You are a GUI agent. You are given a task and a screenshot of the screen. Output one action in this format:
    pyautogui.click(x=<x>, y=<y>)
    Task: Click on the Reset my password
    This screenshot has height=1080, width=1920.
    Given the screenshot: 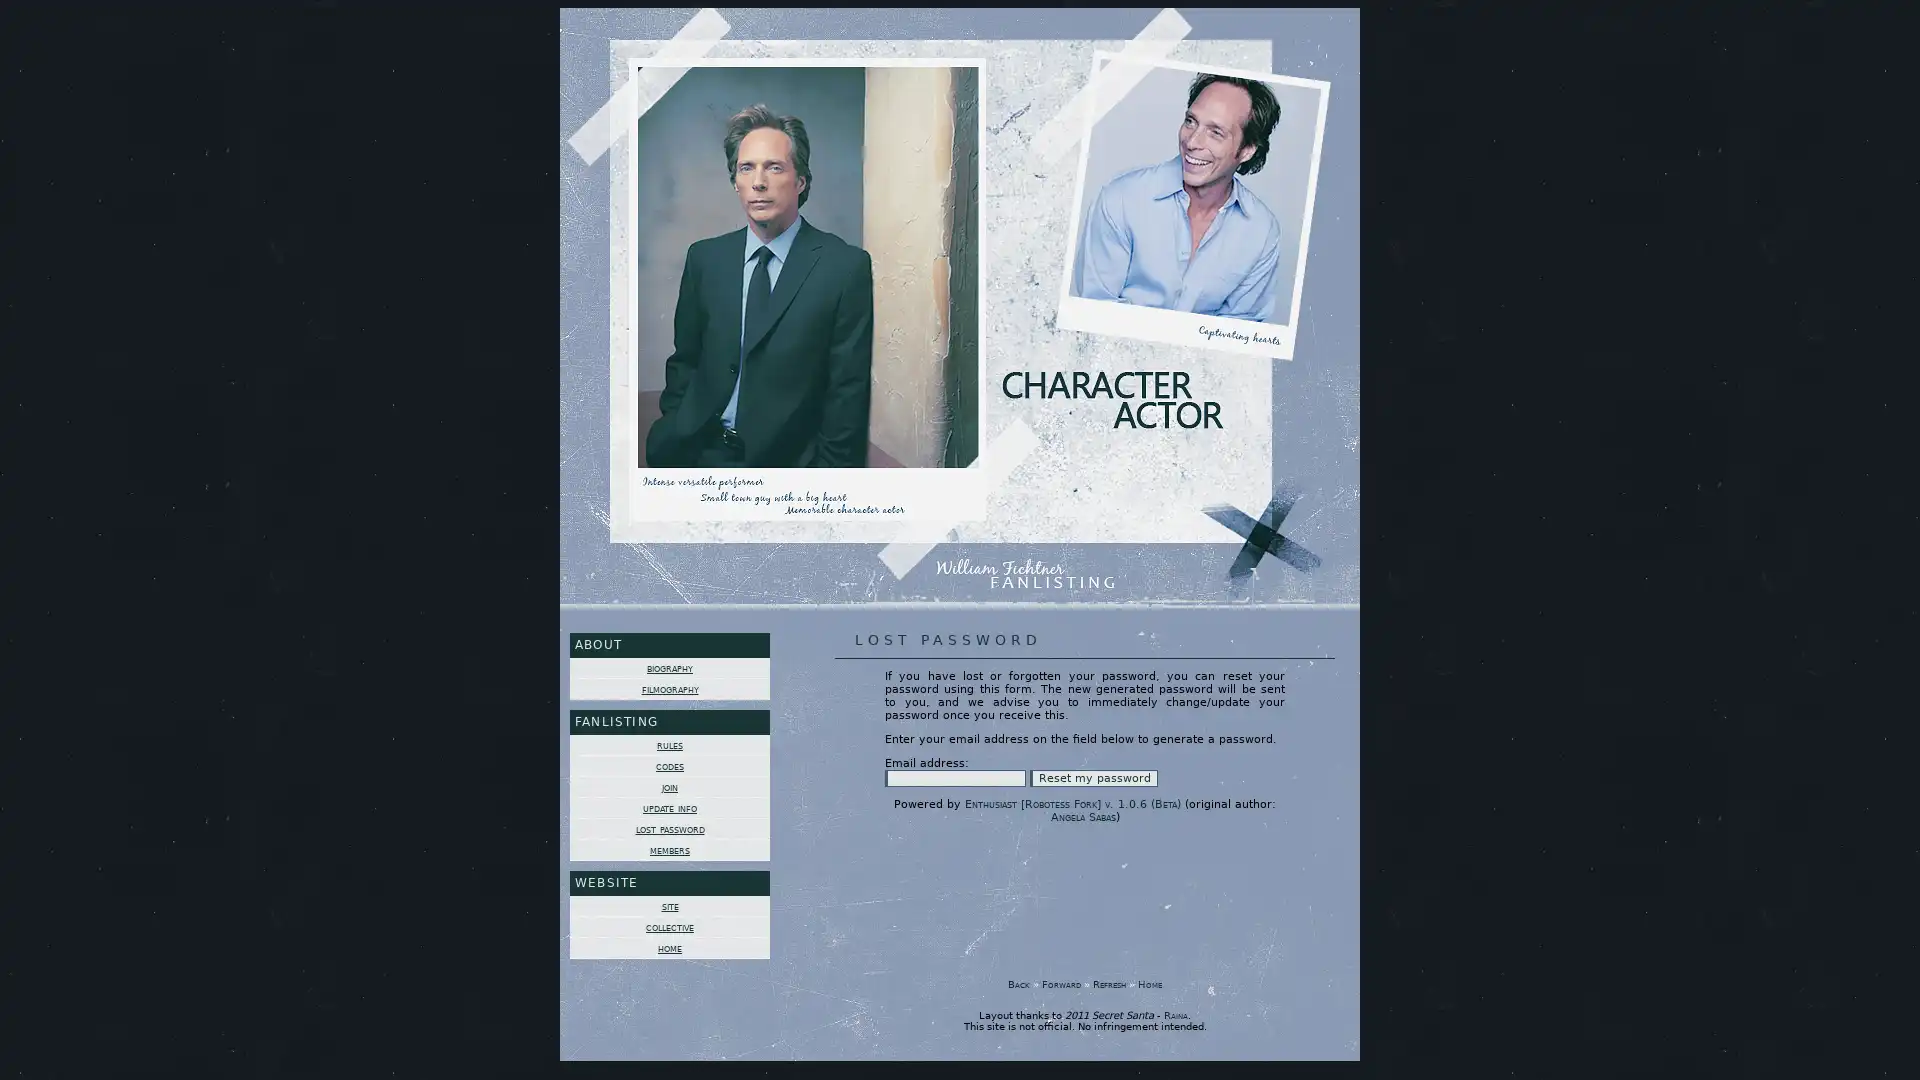 What is the action you would take?
    pyautogui.click(x=1093, y=777)
    